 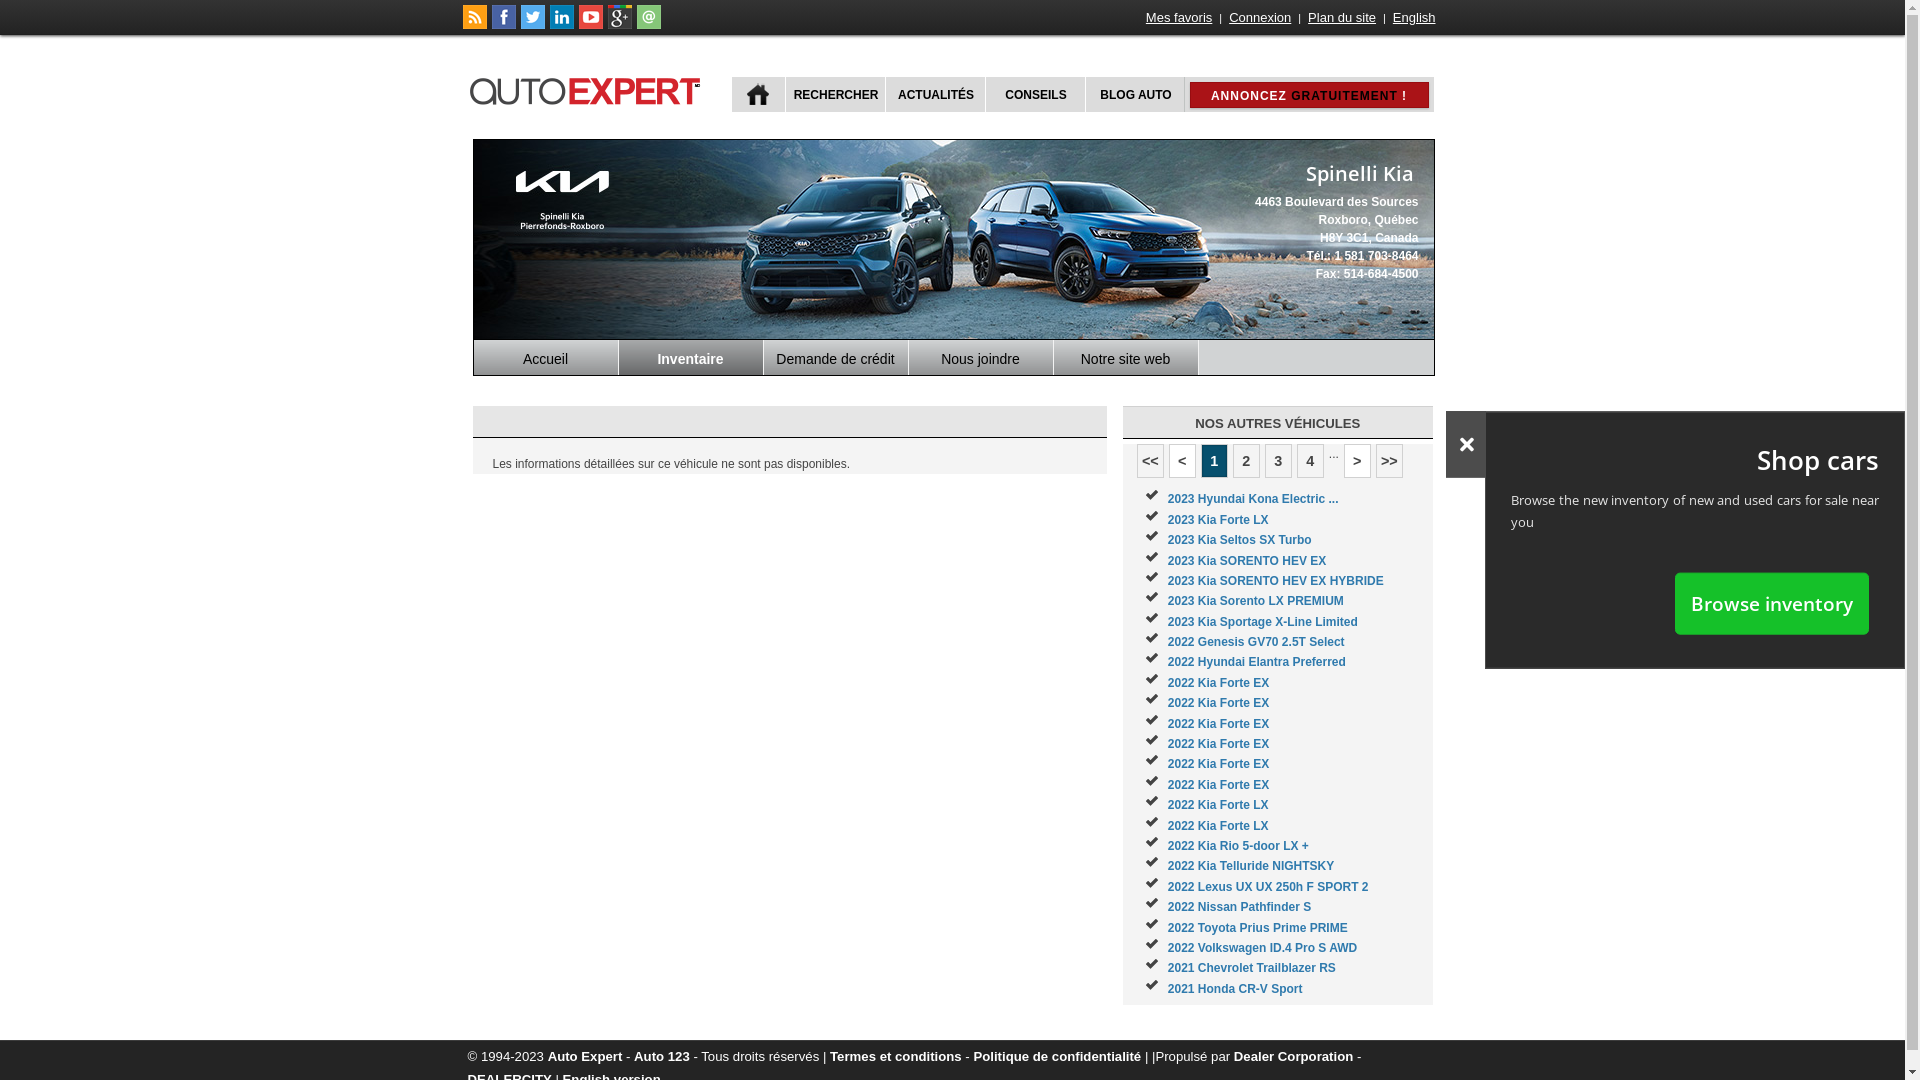 What do you see at coordinates (1390, 17) in the screenshot?
I see `'English'` at bounding box center [1390, 17].